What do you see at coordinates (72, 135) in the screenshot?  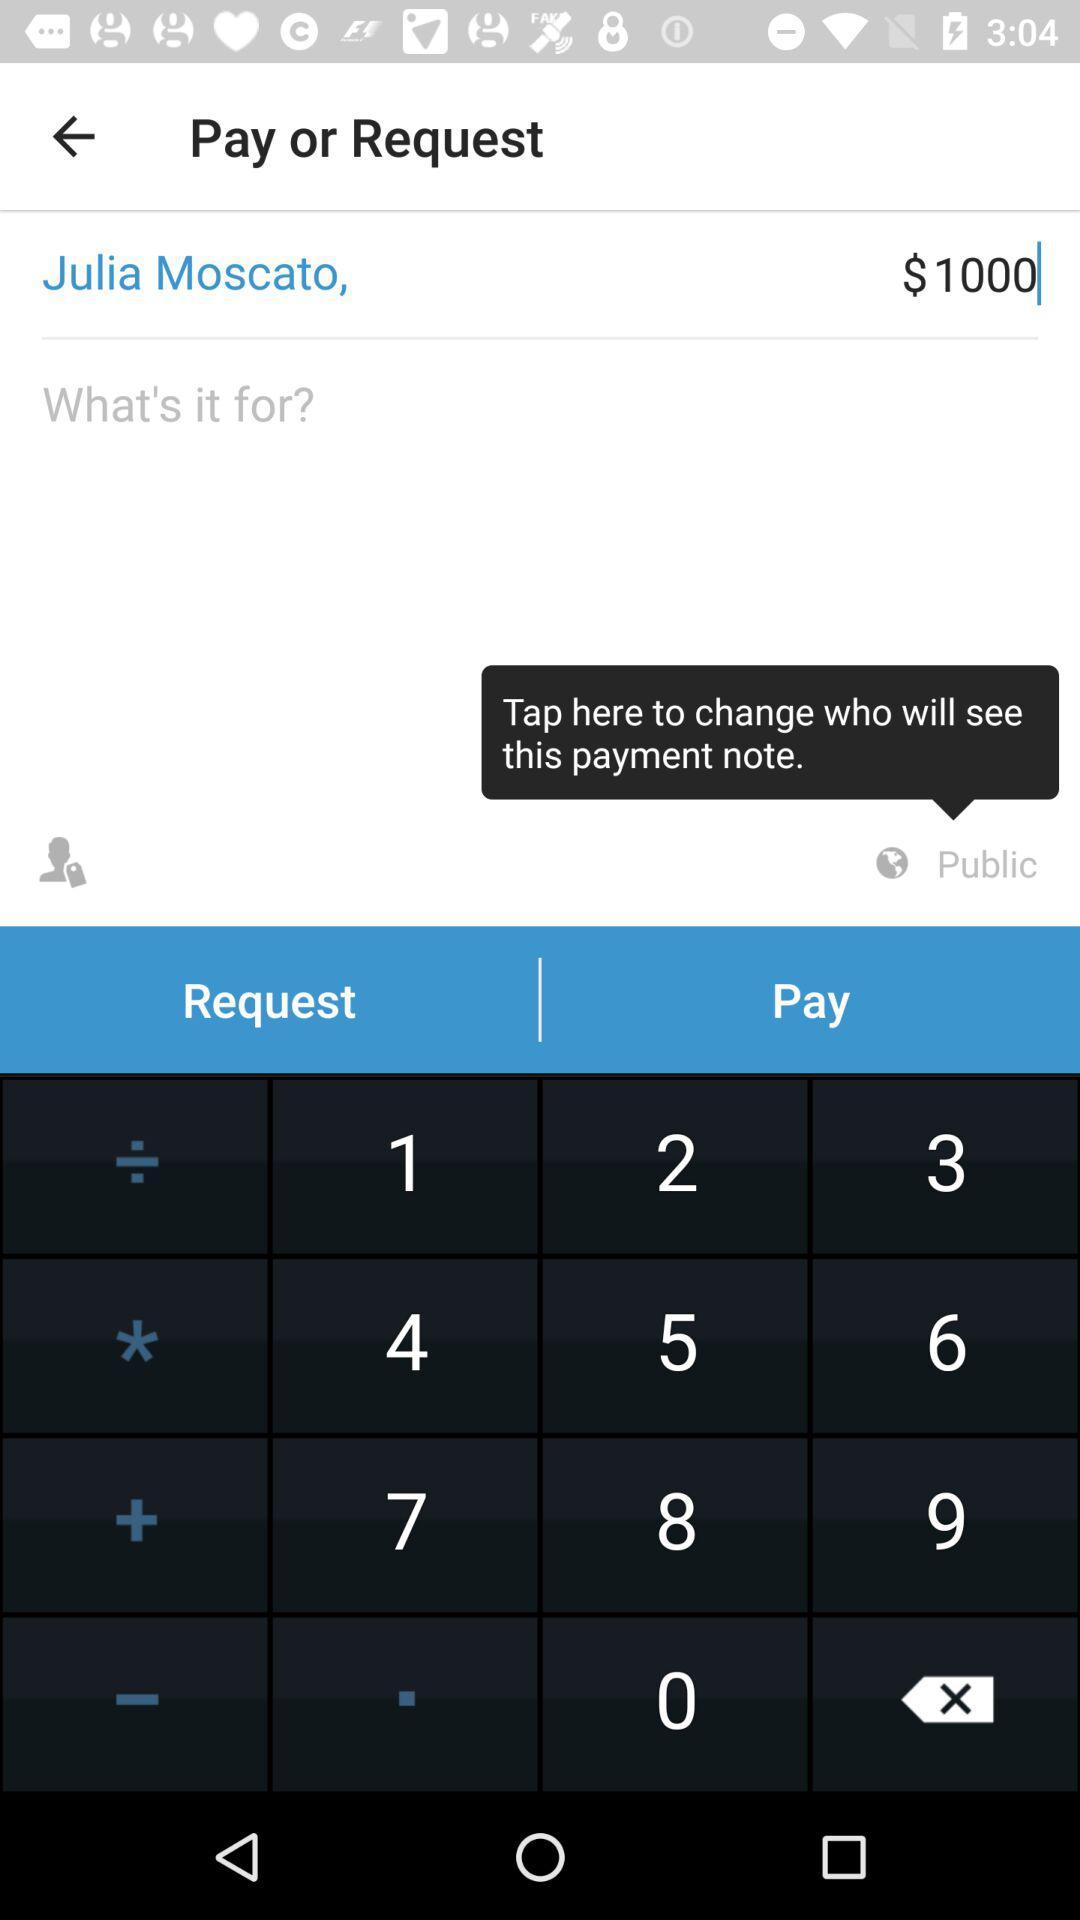 I see `item above ,  item` at bounding box center [72, 135].